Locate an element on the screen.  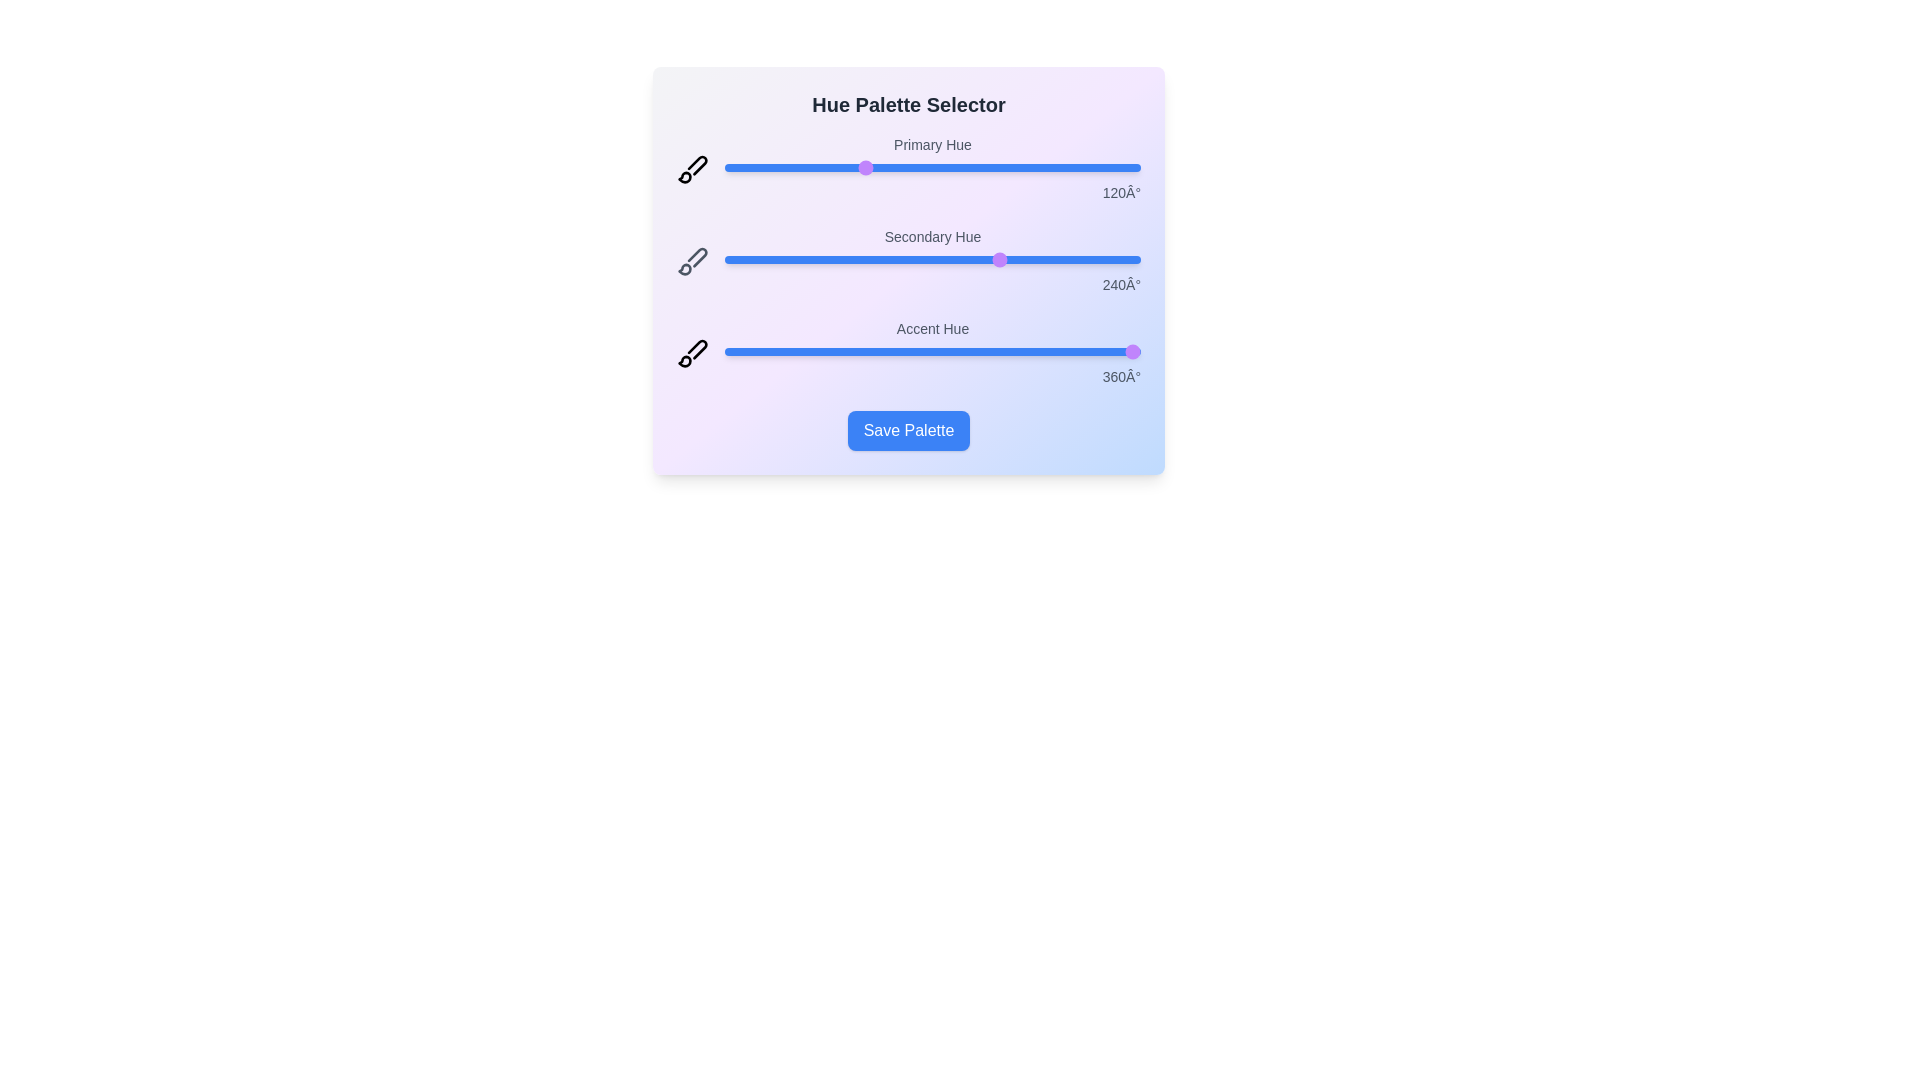
the 'Primary Hue' slider to 242 degrees is located at coordinates (1004, 167).